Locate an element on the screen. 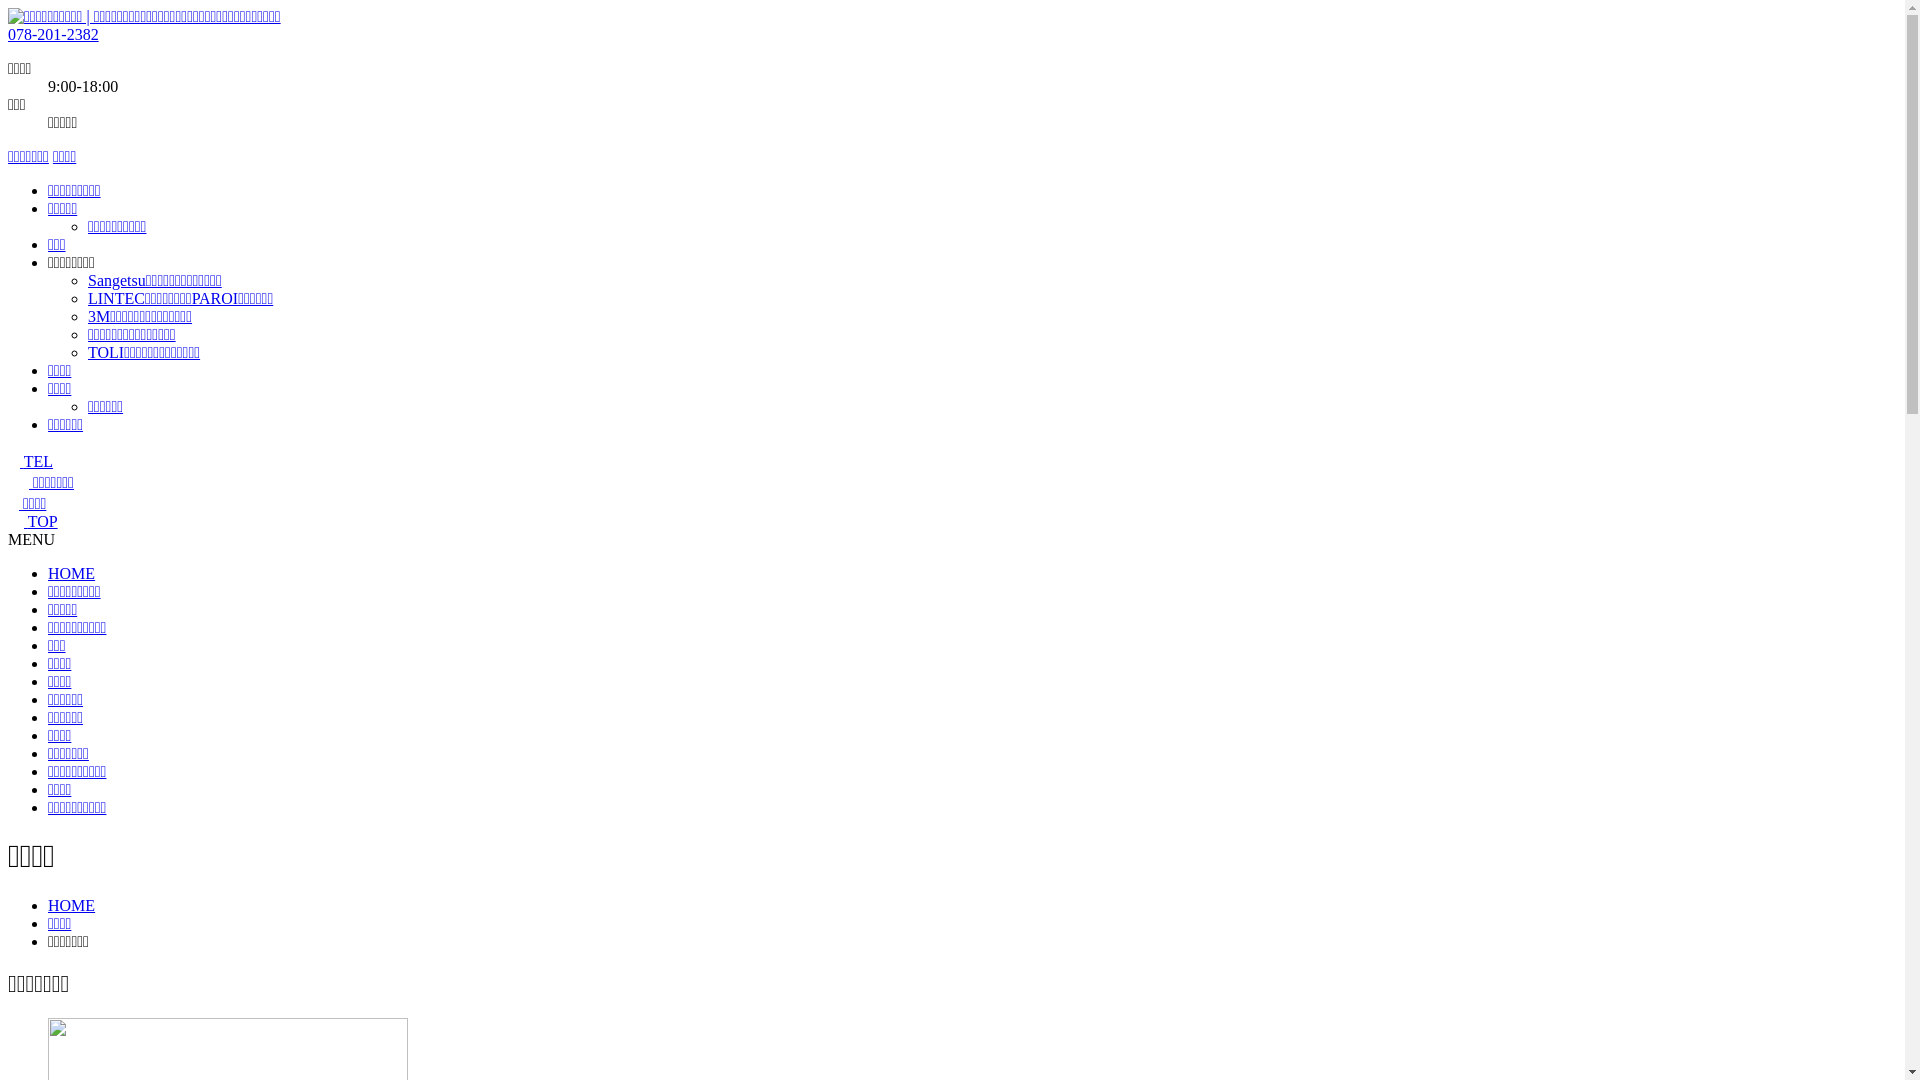  'TEL' is located at coordinates (30, 461).